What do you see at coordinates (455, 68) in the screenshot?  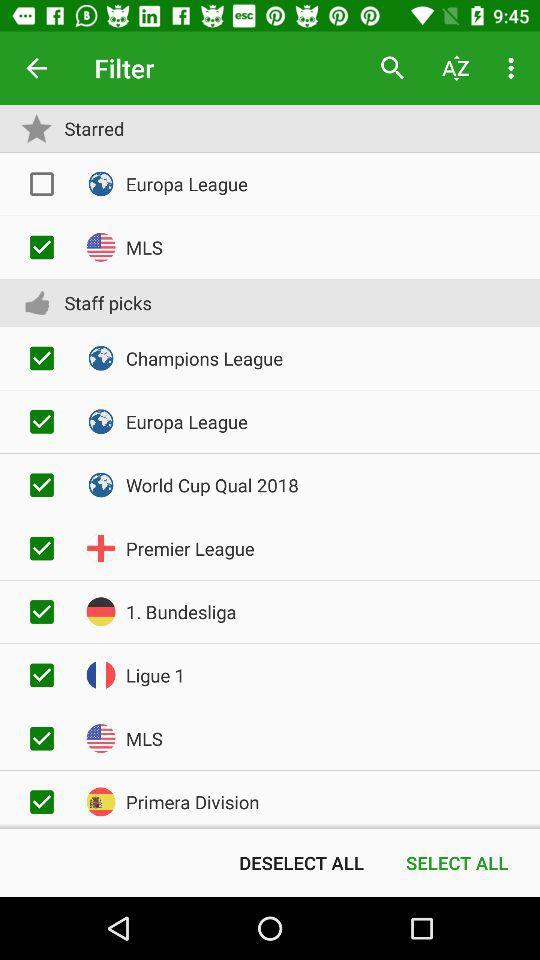 I see `the item above europa league icon` at bounding box center [455, 68].